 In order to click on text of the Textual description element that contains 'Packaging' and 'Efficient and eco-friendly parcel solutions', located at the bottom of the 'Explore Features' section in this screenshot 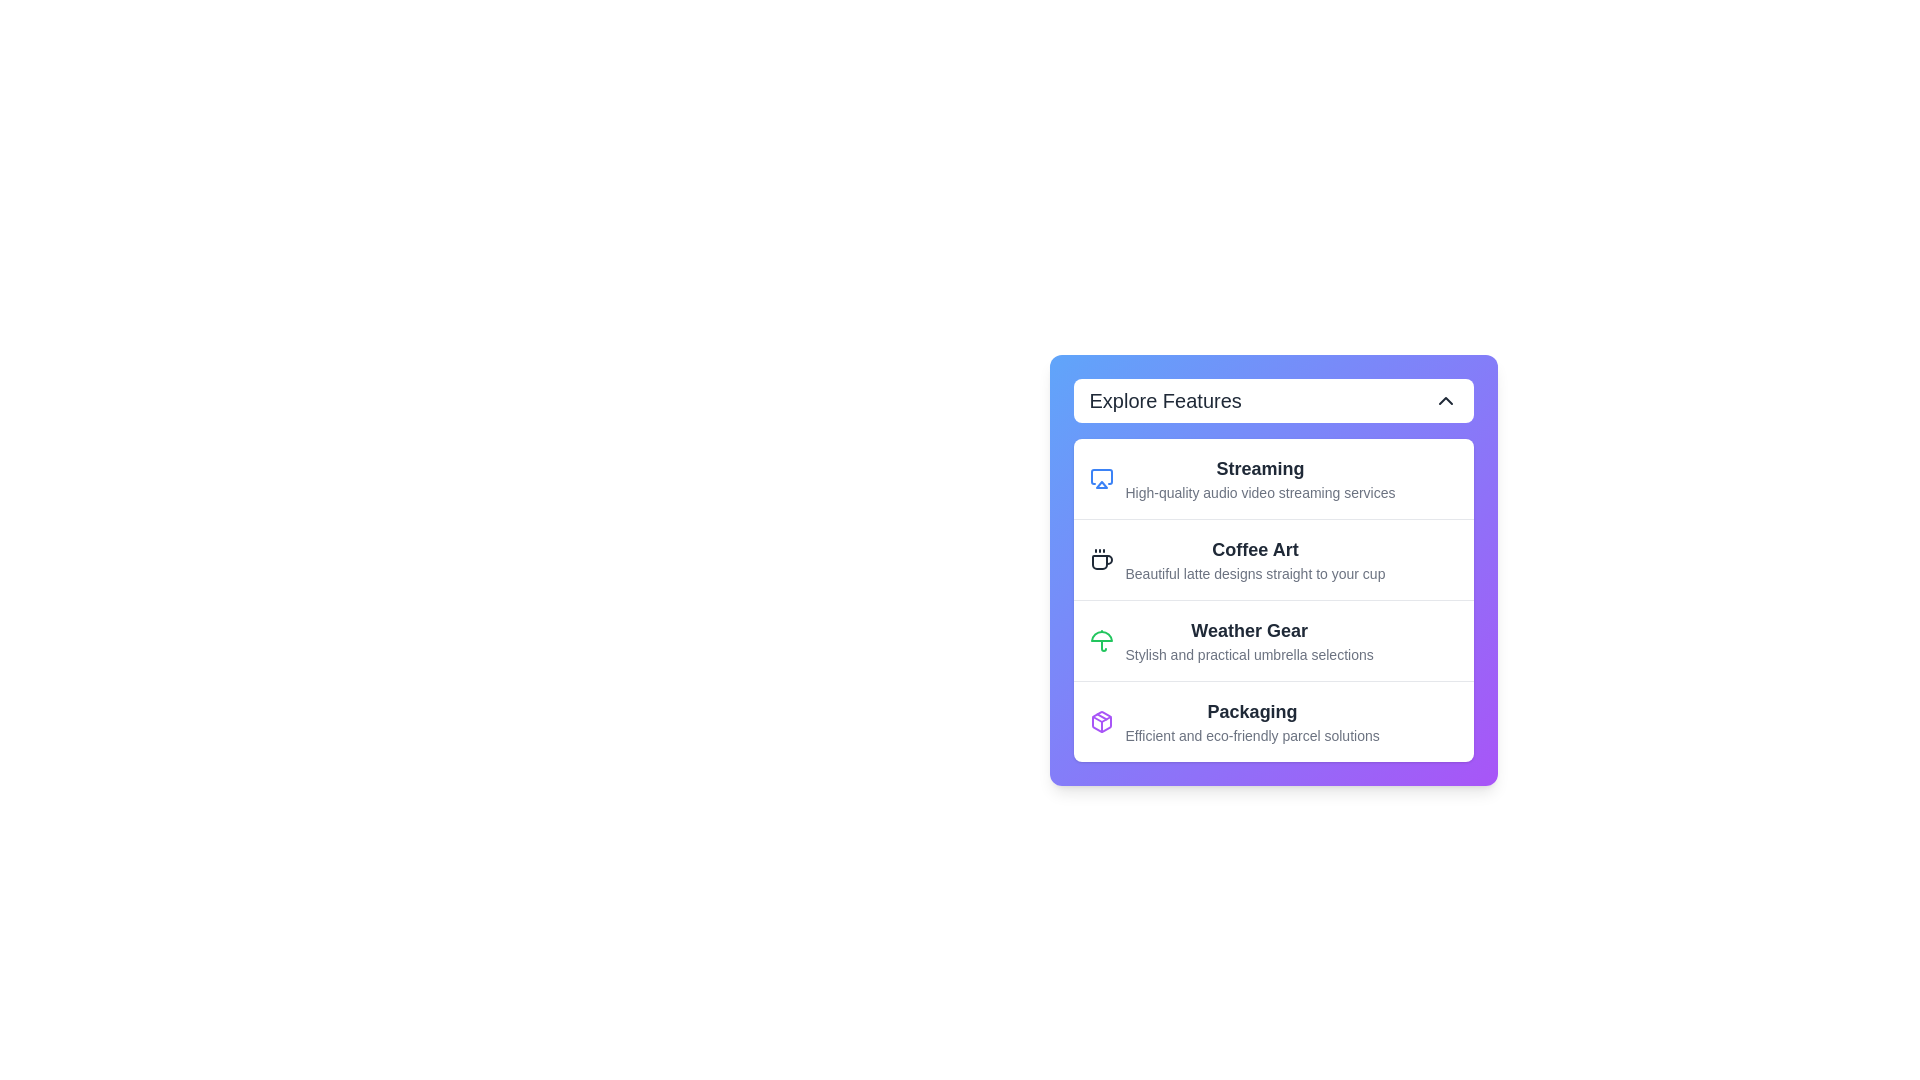, I will do `click(1251, 721)`.